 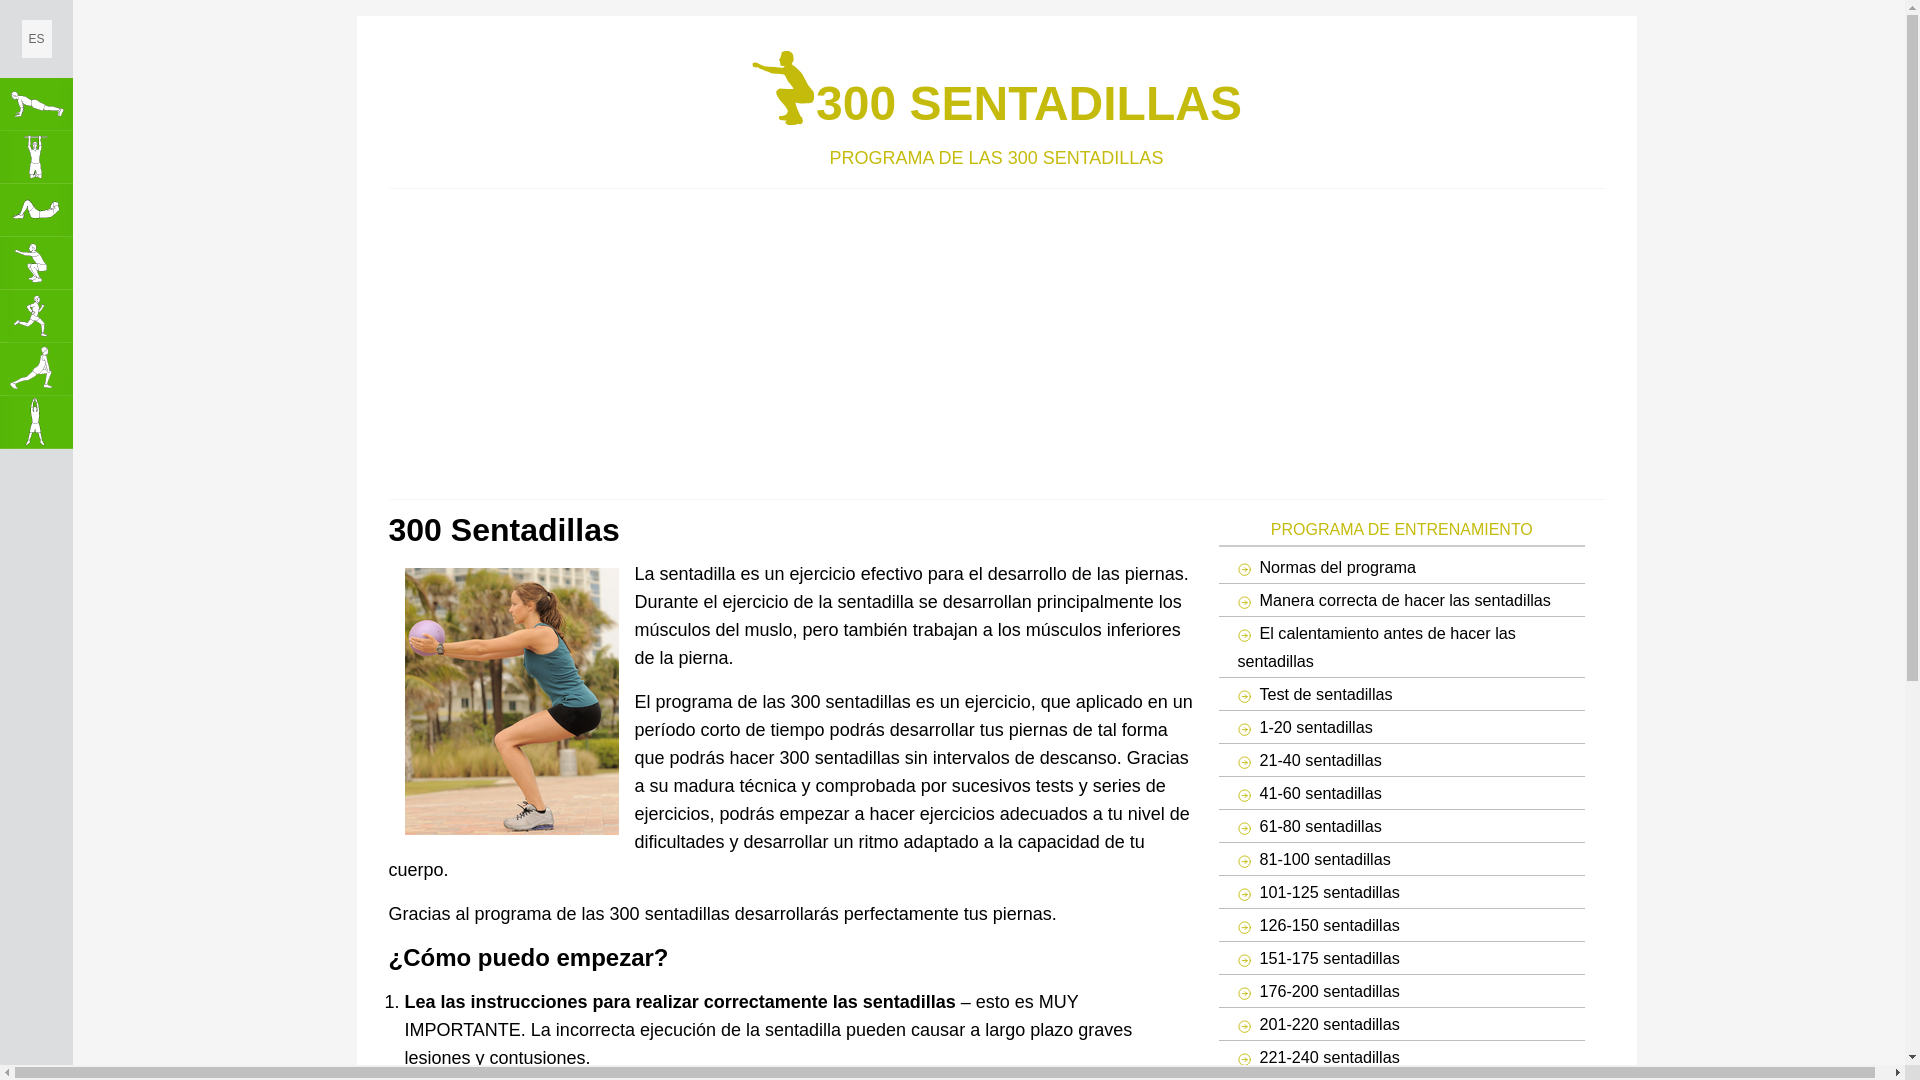 What do you see at coordinates (996, 87) in the screenshot?
I see `'300 SENTADILLAS'` at bounding box center [996, 87].